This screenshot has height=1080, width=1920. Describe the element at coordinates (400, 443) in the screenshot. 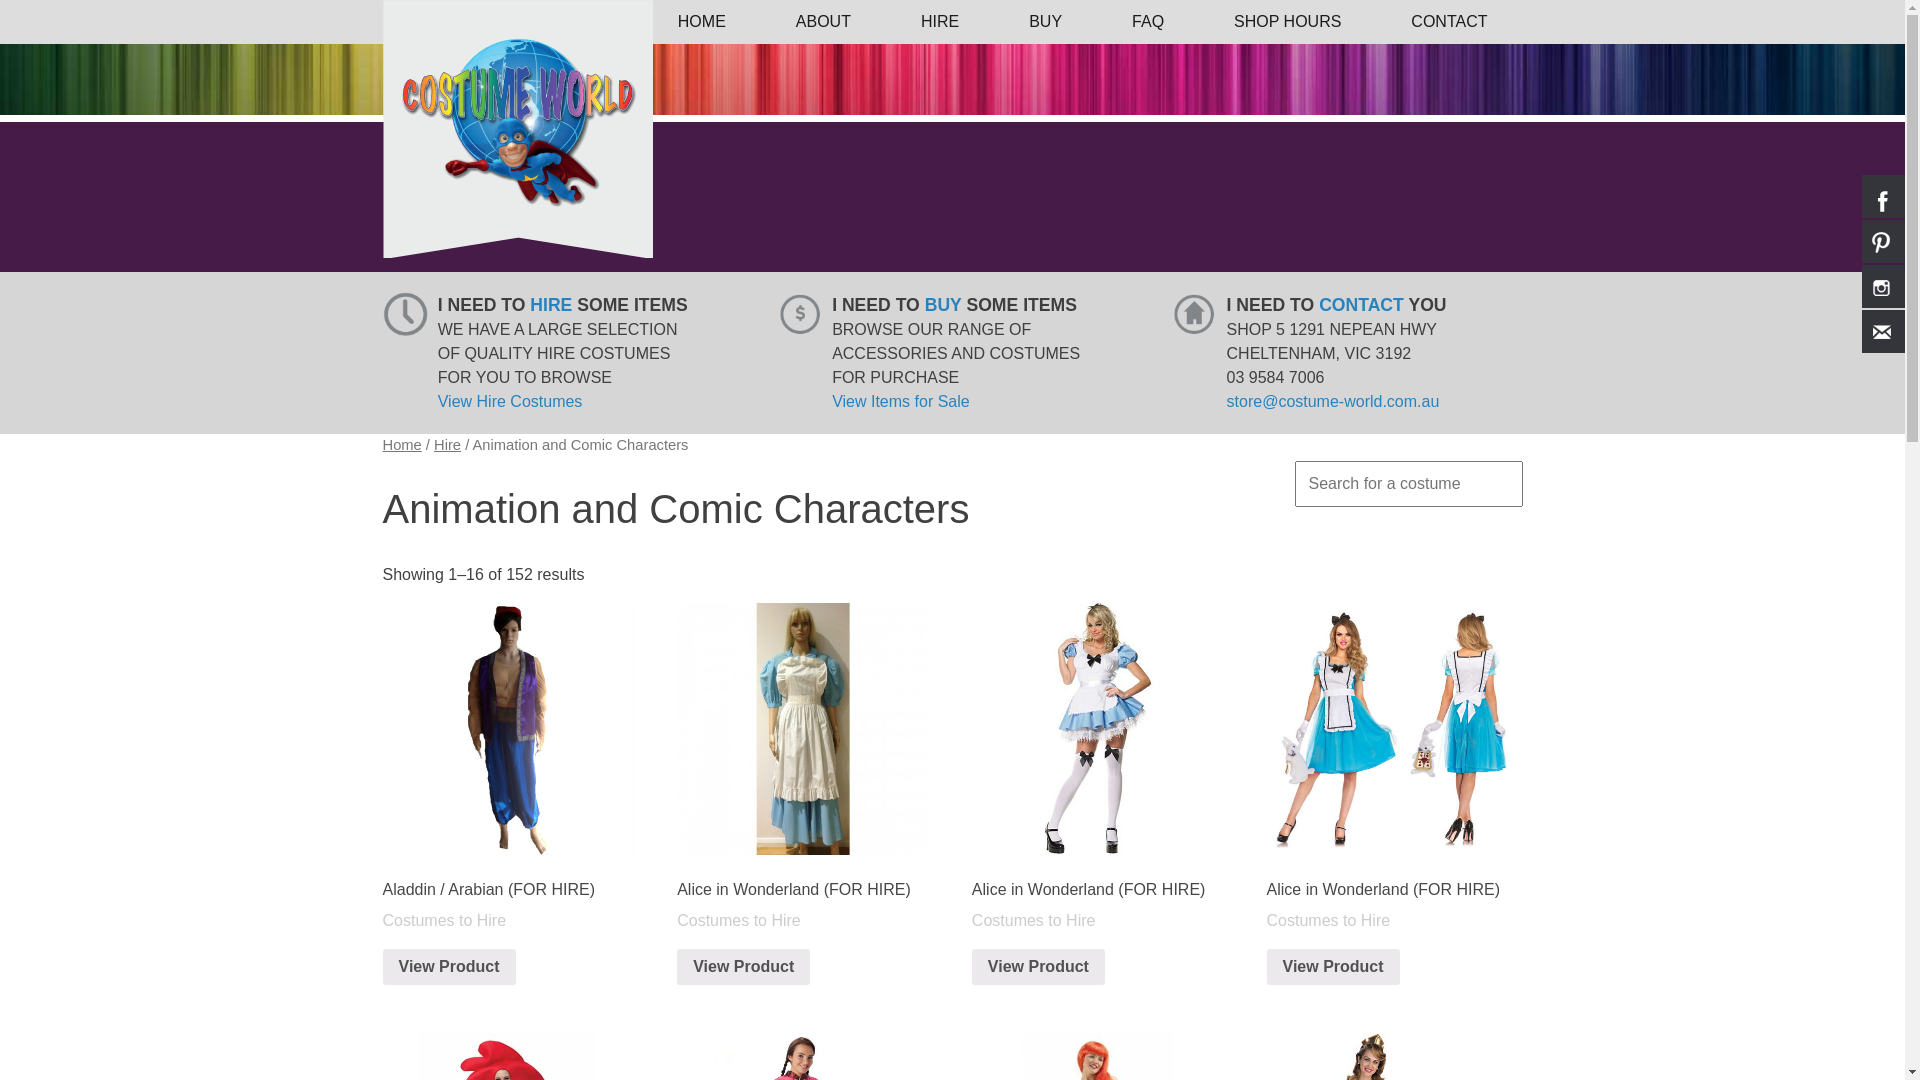

I see `'Home'` at that location.